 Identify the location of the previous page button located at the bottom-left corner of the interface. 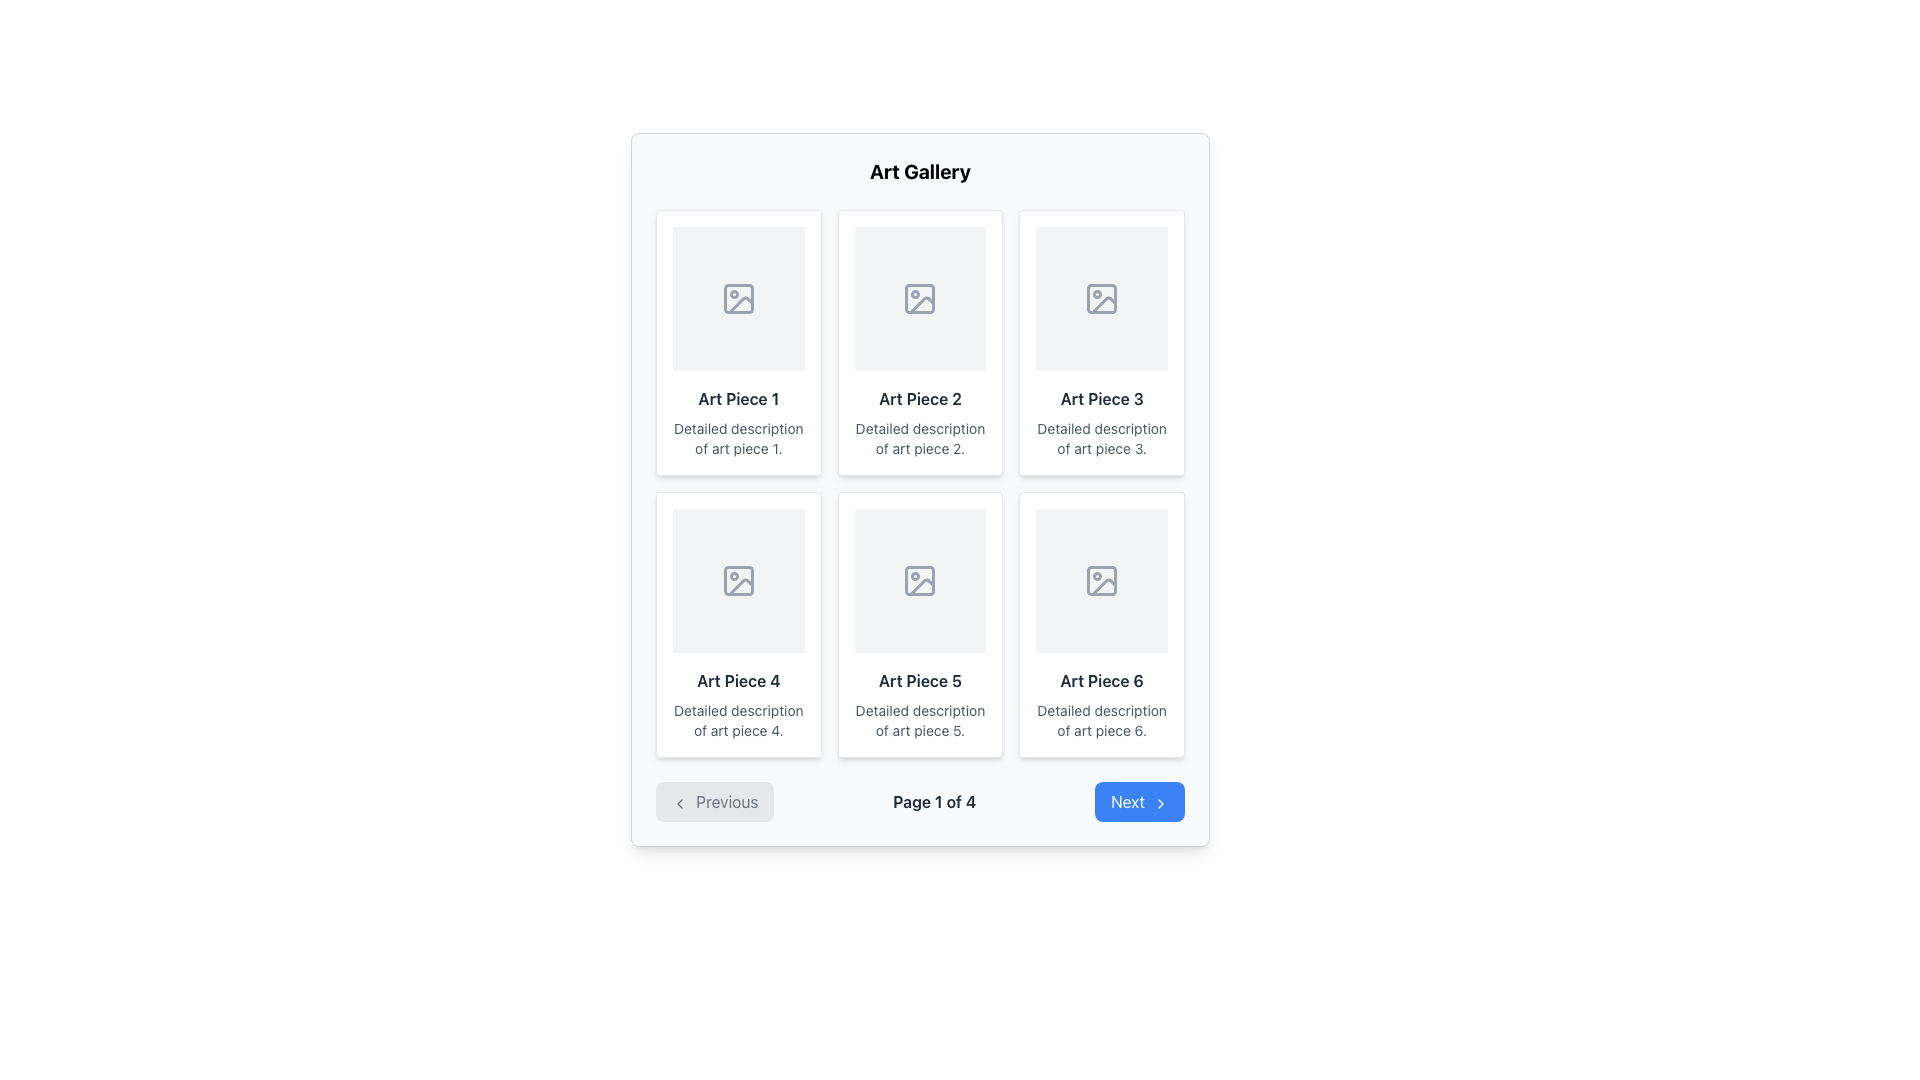
(715, 801).